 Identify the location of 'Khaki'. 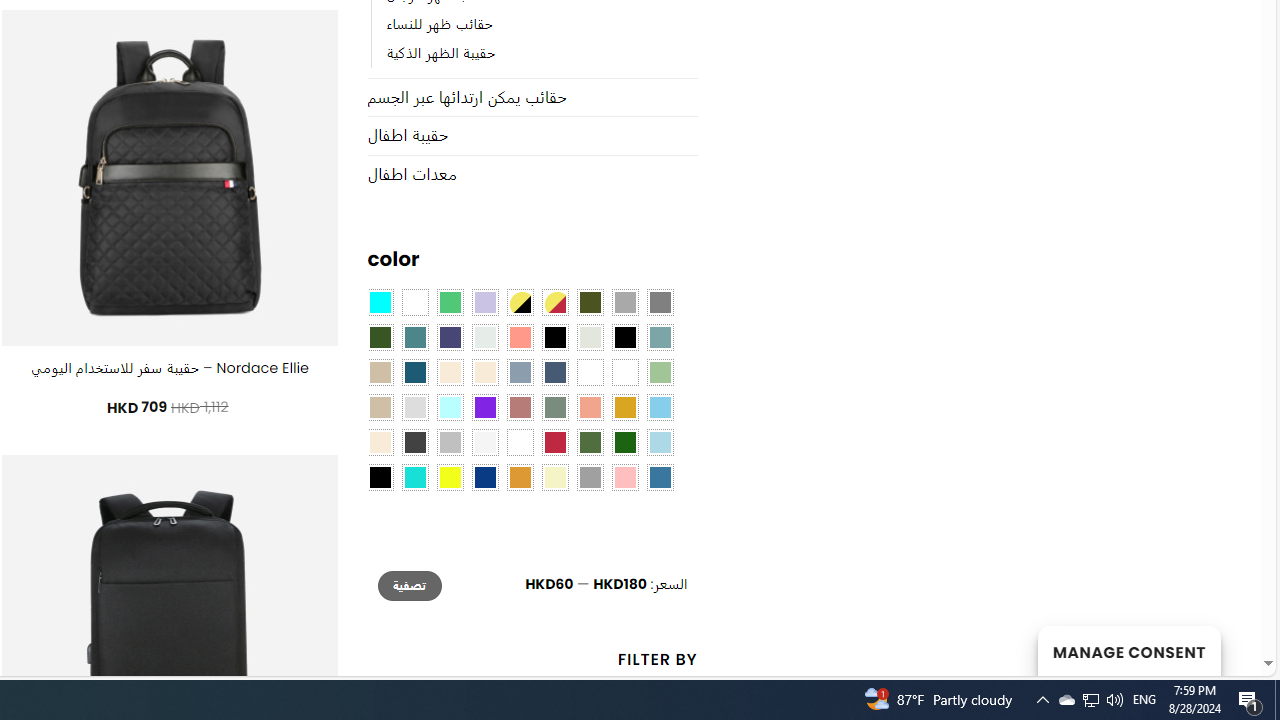
(623, 372).